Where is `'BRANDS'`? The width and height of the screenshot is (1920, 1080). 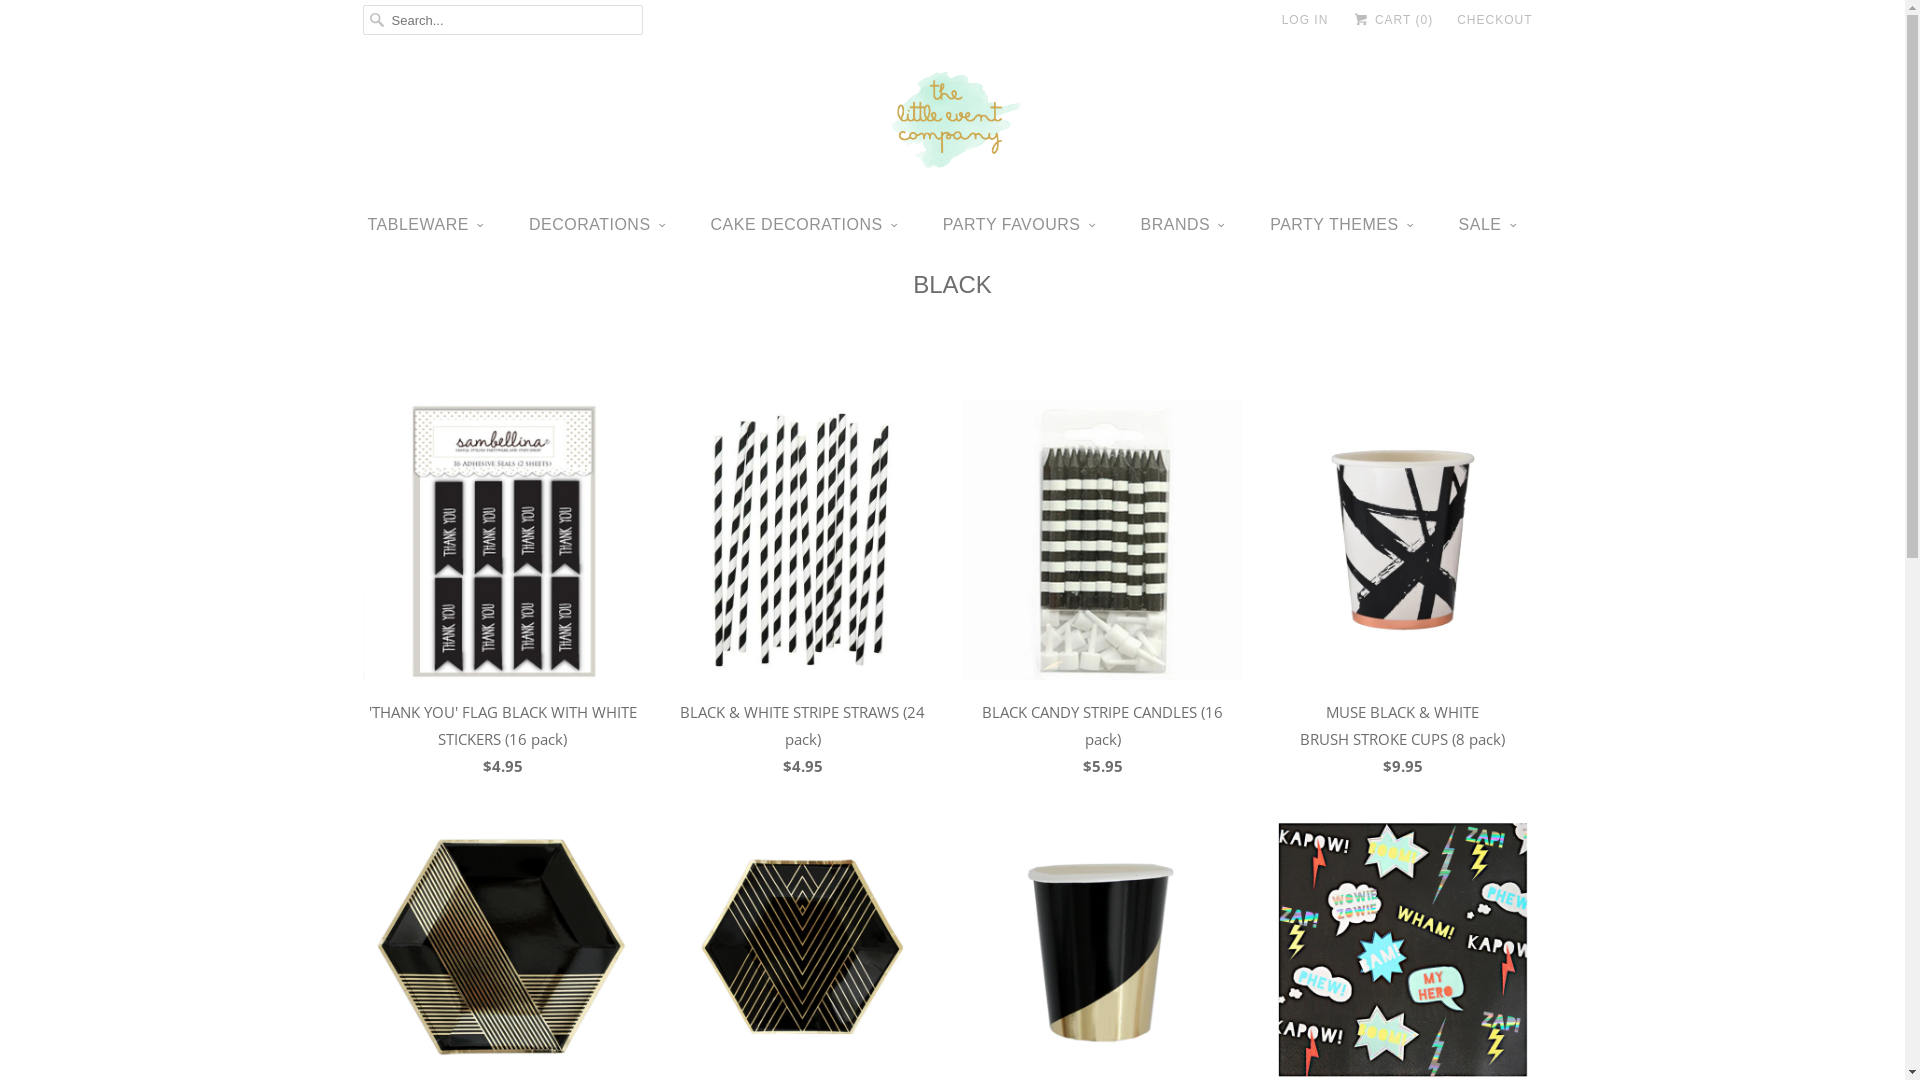
'BRANDS' is located at coordinates (1182, 225).